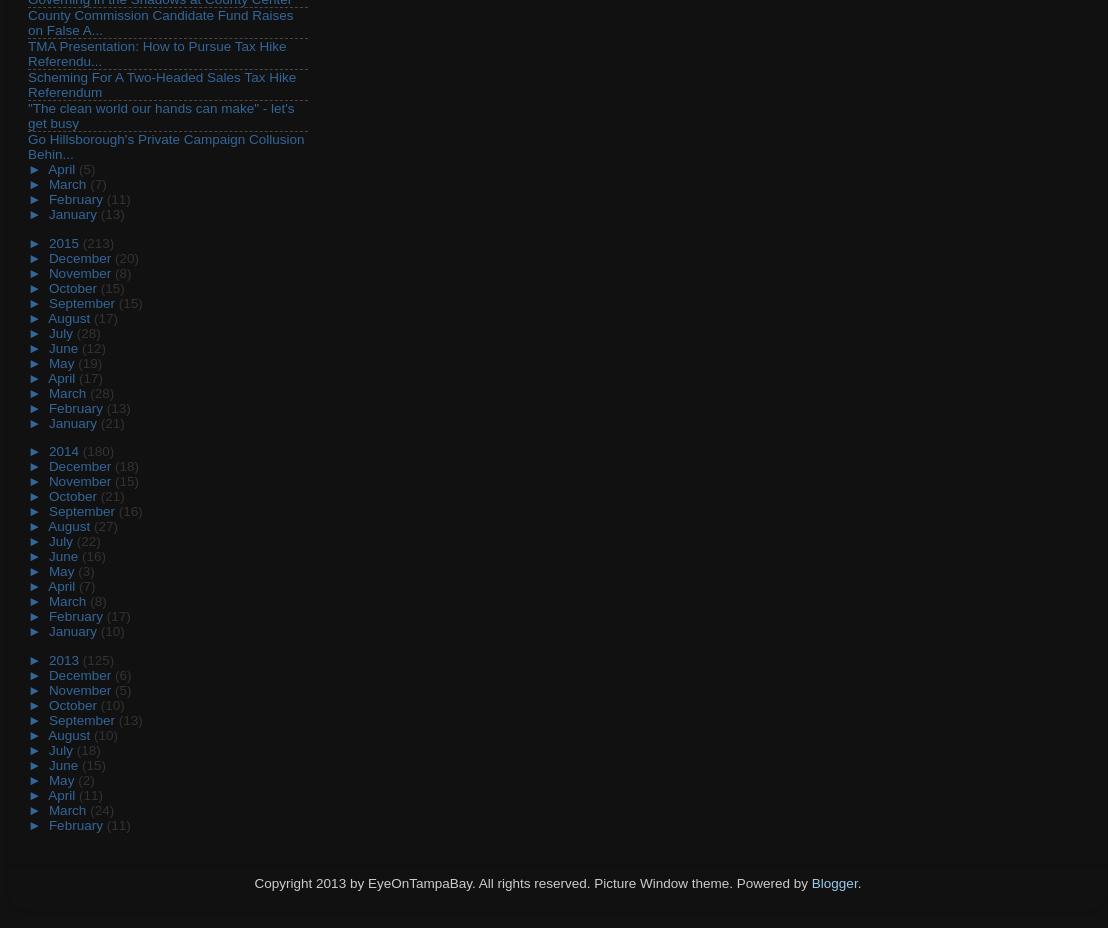 This screenshot has height=928, width=1108. I want to click on 'Scheming For A Two-Headed Sales Tax Hike Referendum', so click(160, 84).